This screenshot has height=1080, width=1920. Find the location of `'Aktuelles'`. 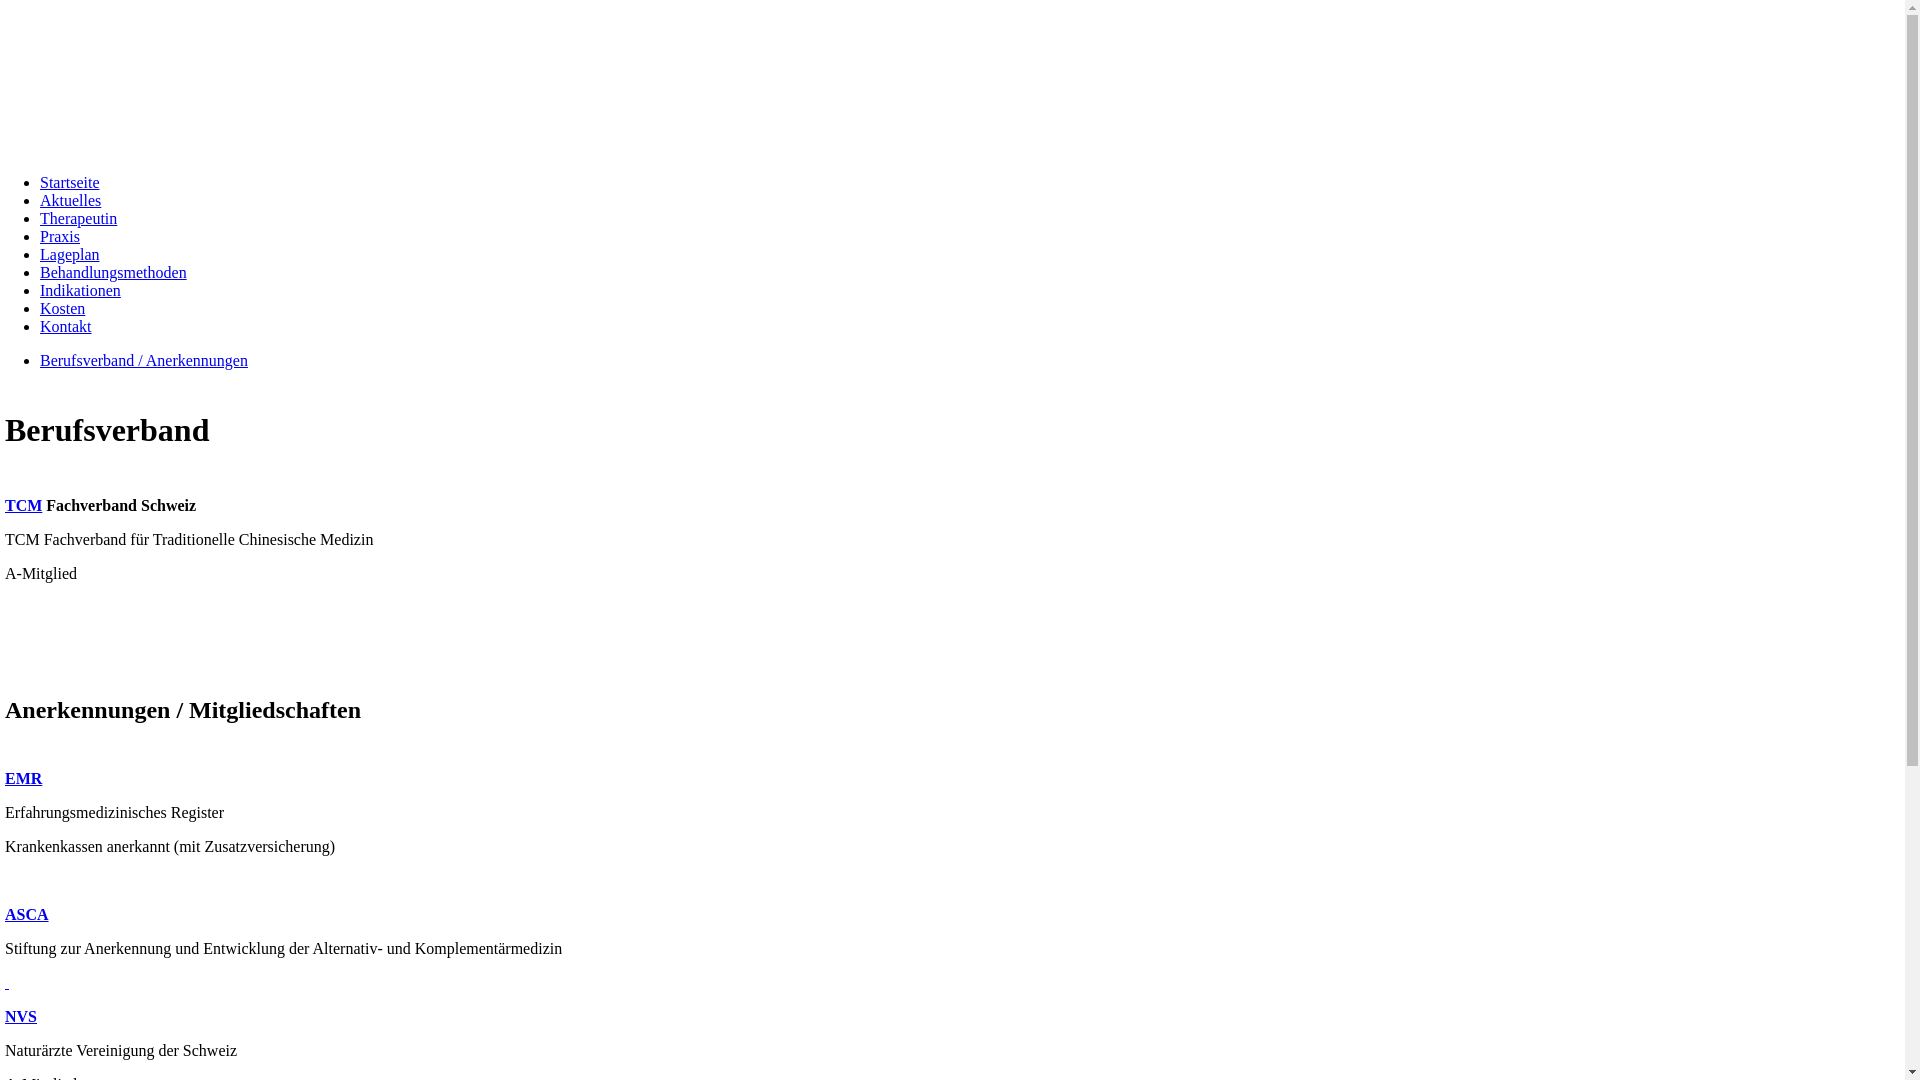

'Aktuelles' is located at coordinates (70, 200).